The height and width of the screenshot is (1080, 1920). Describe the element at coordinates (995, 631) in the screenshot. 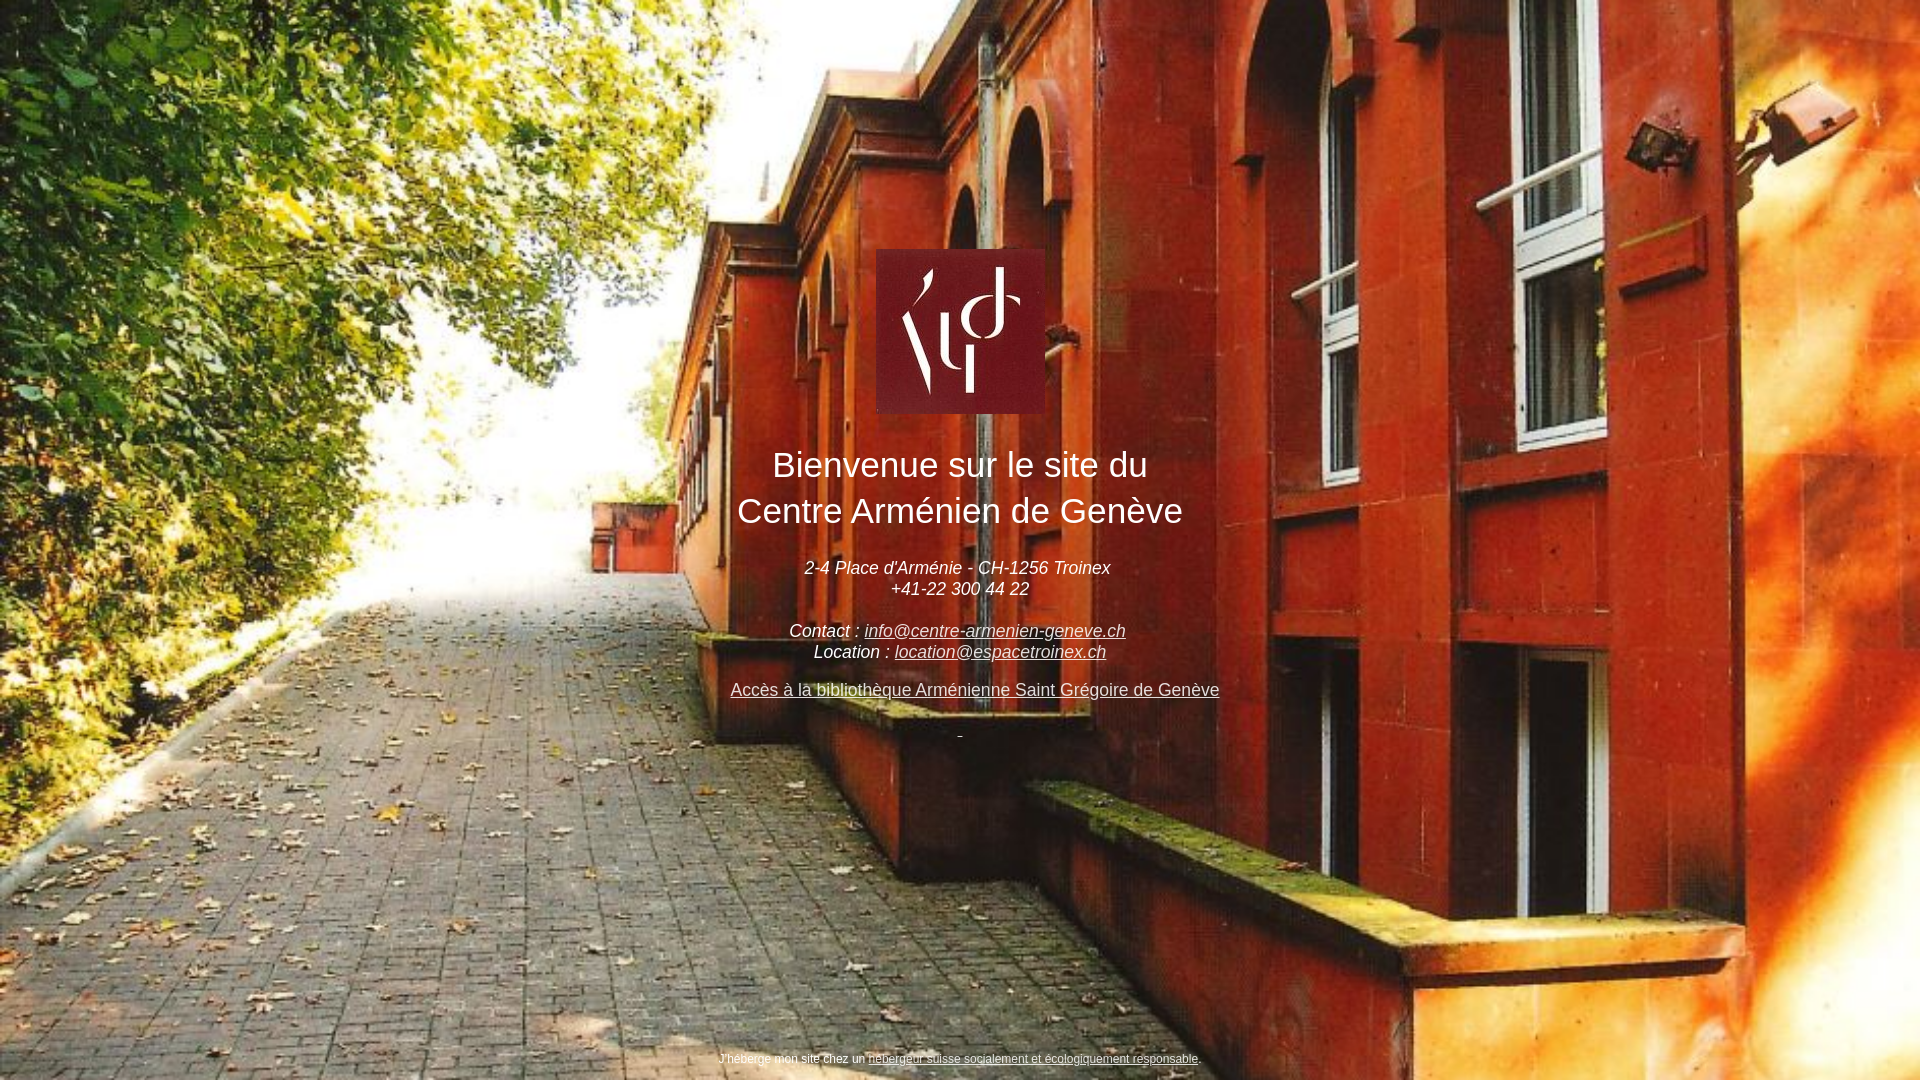

I see `'info@centre-armenien-geneve.ch'` at that location.